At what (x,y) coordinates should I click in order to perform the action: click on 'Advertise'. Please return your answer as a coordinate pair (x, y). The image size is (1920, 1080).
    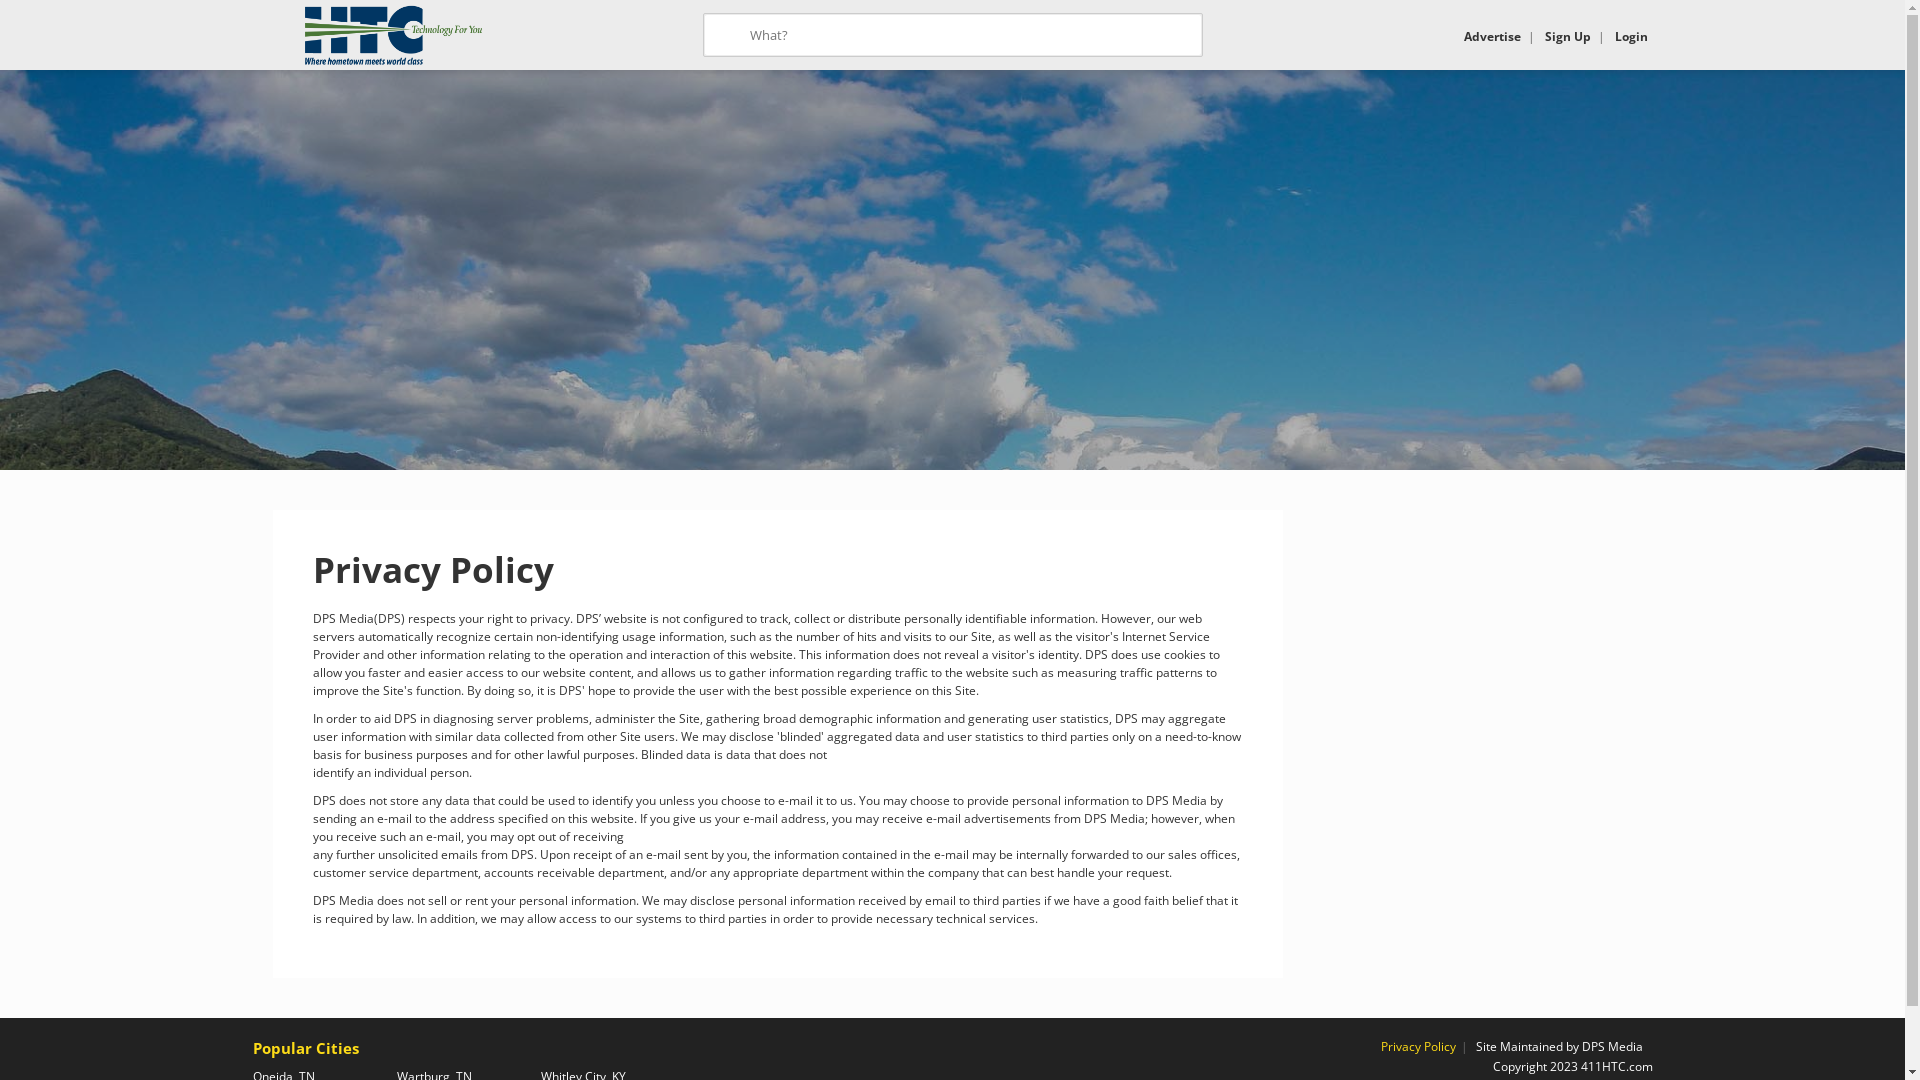
    Looking at the image, I should click on (1492, 36).